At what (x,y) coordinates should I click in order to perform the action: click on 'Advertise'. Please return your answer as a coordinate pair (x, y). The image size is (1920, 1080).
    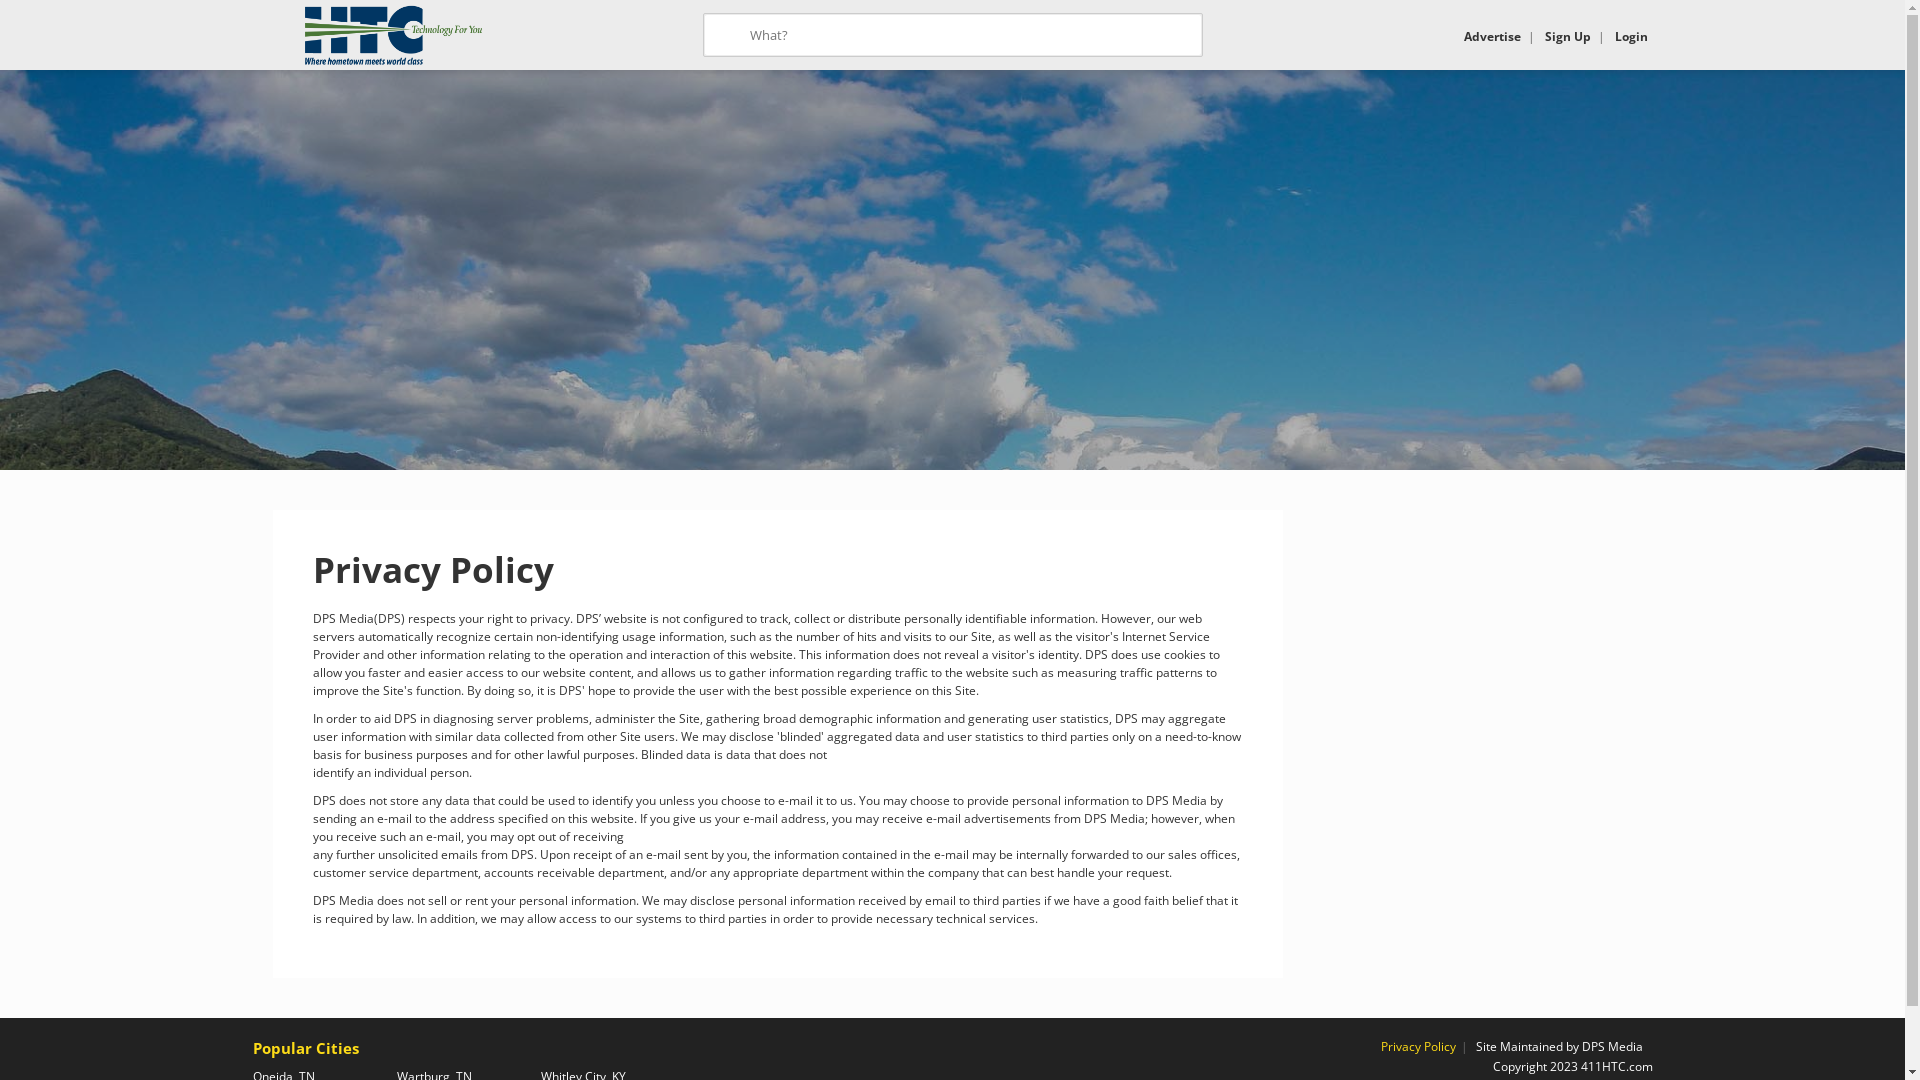
    Looking at the image, I should click on (1492, 36).